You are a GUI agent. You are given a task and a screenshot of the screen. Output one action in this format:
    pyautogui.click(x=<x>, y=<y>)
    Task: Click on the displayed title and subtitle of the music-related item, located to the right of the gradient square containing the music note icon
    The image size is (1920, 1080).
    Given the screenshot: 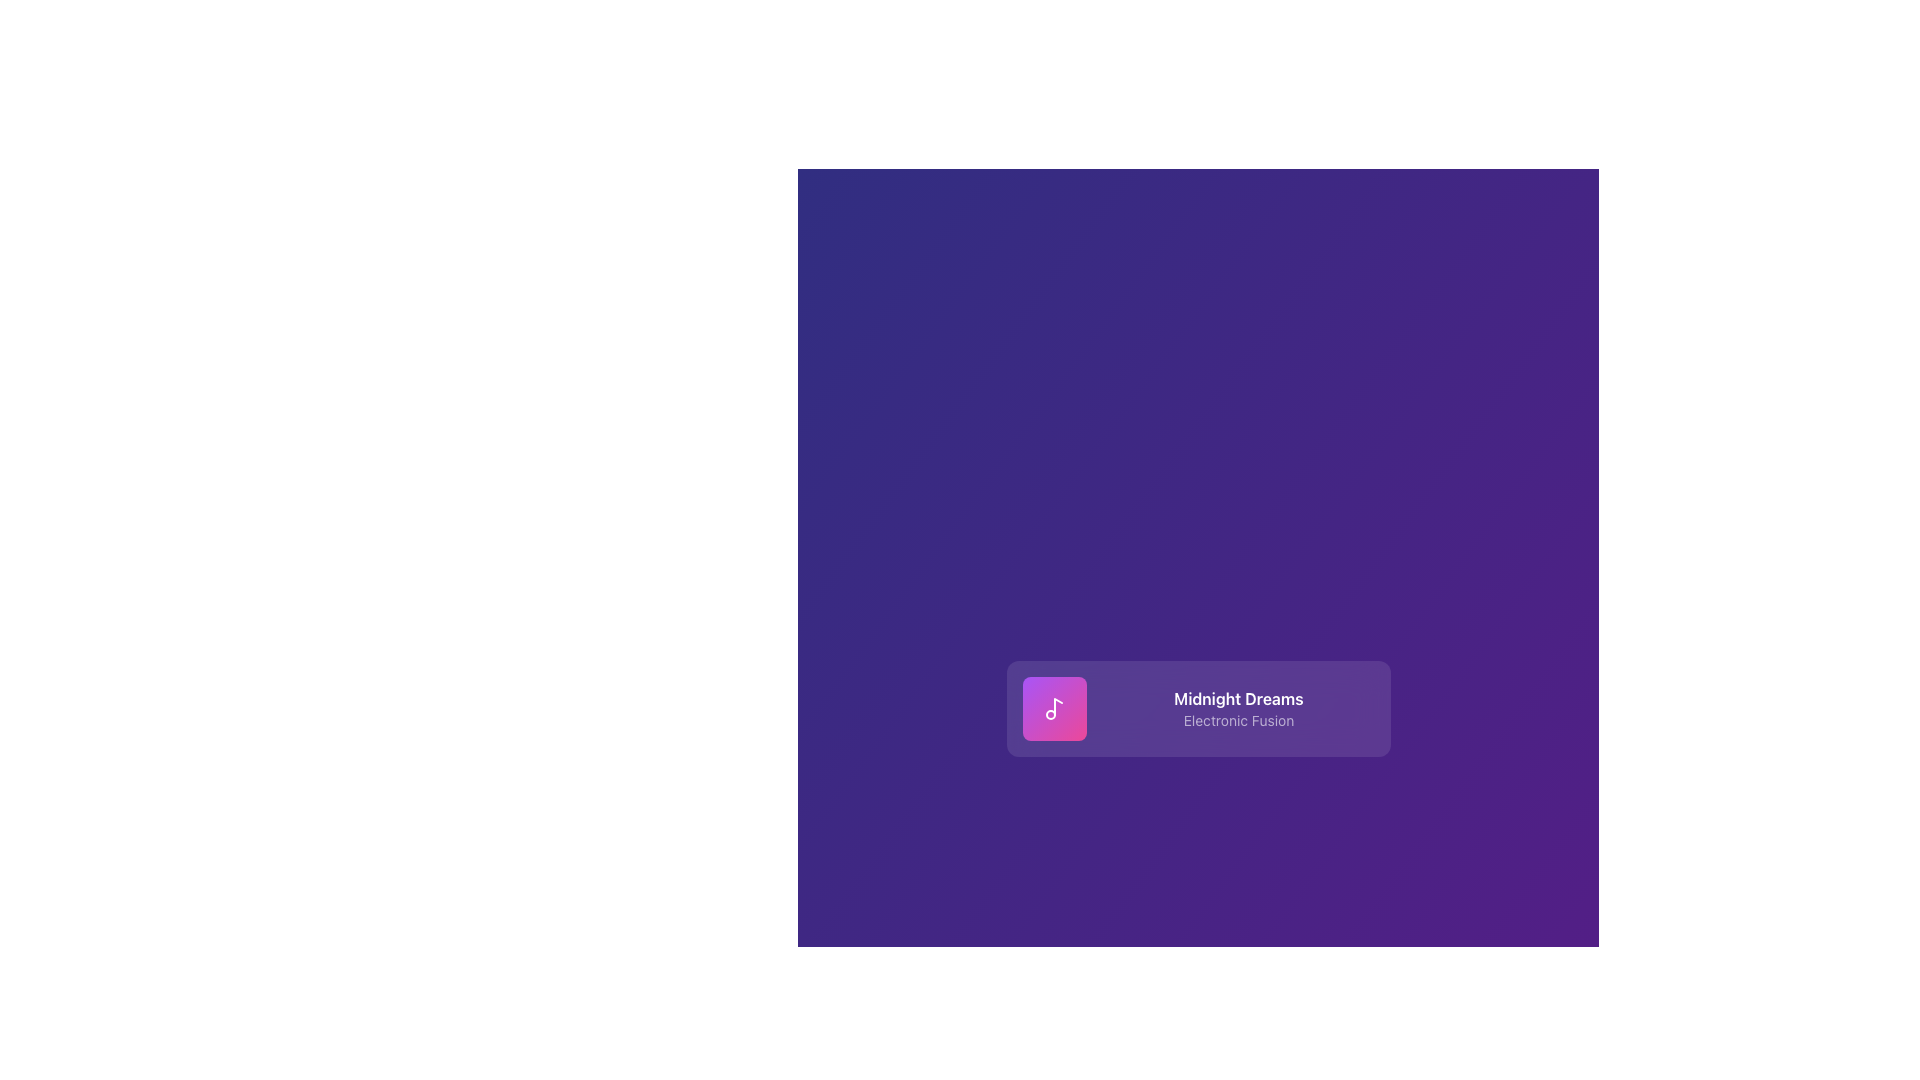 What is the action you would take?
    pyautogui.click(x=1237, y=708)
    